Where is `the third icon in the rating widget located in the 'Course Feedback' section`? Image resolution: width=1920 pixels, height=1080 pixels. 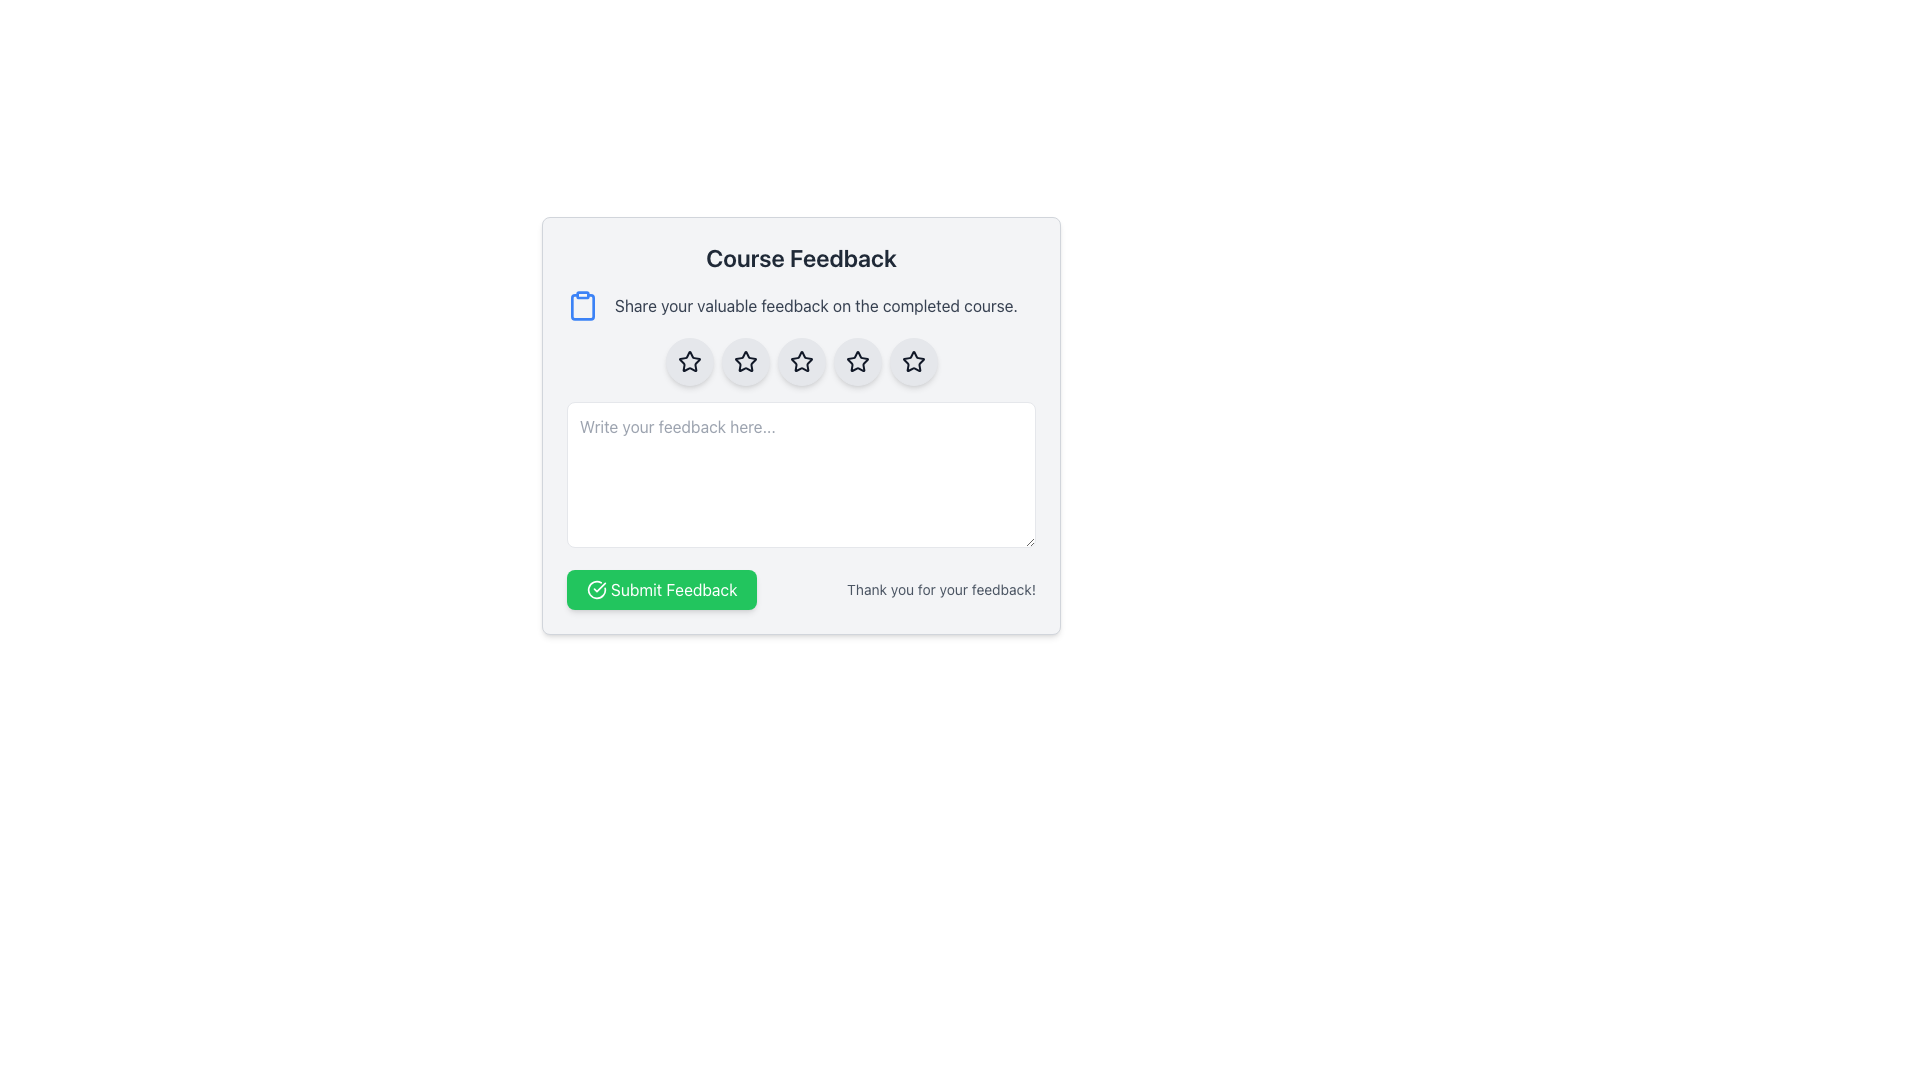
the third icon in the rating widget located in the 'Course Feedback' section is located at coordinates (801, 362).